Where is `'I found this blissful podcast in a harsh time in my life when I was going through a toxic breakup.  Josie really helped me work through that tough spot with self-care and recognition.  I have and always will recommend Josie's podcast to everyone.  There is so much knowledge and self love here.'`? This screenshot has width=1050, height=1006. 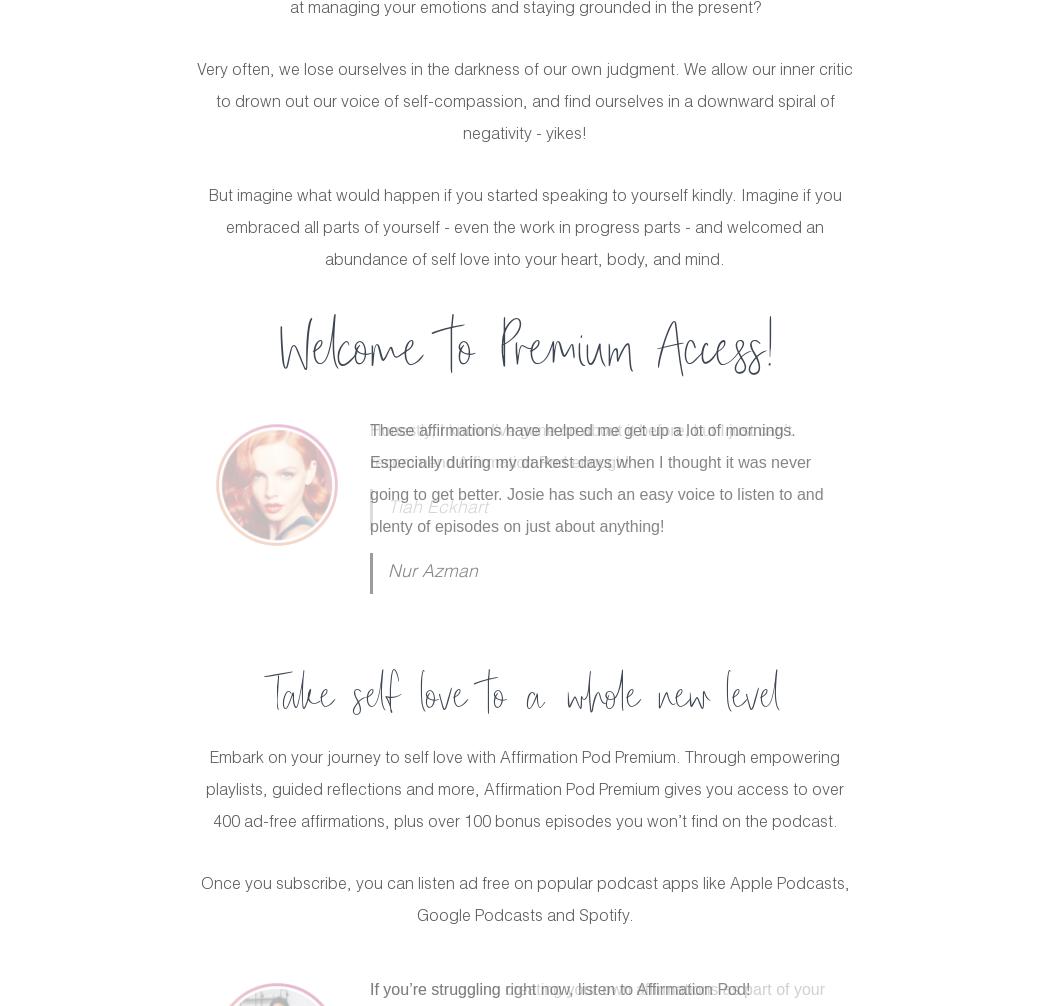
'I found this blissful podcast in a harsh time in my life when I was going through a toxic breakup.  Josie really helped me work through that tough spot with self-care and recognition.  I have and always will recommend Josie's podcast to everyone.  There is so much knowledge and self love here.' is located at coordinates (595, 493).